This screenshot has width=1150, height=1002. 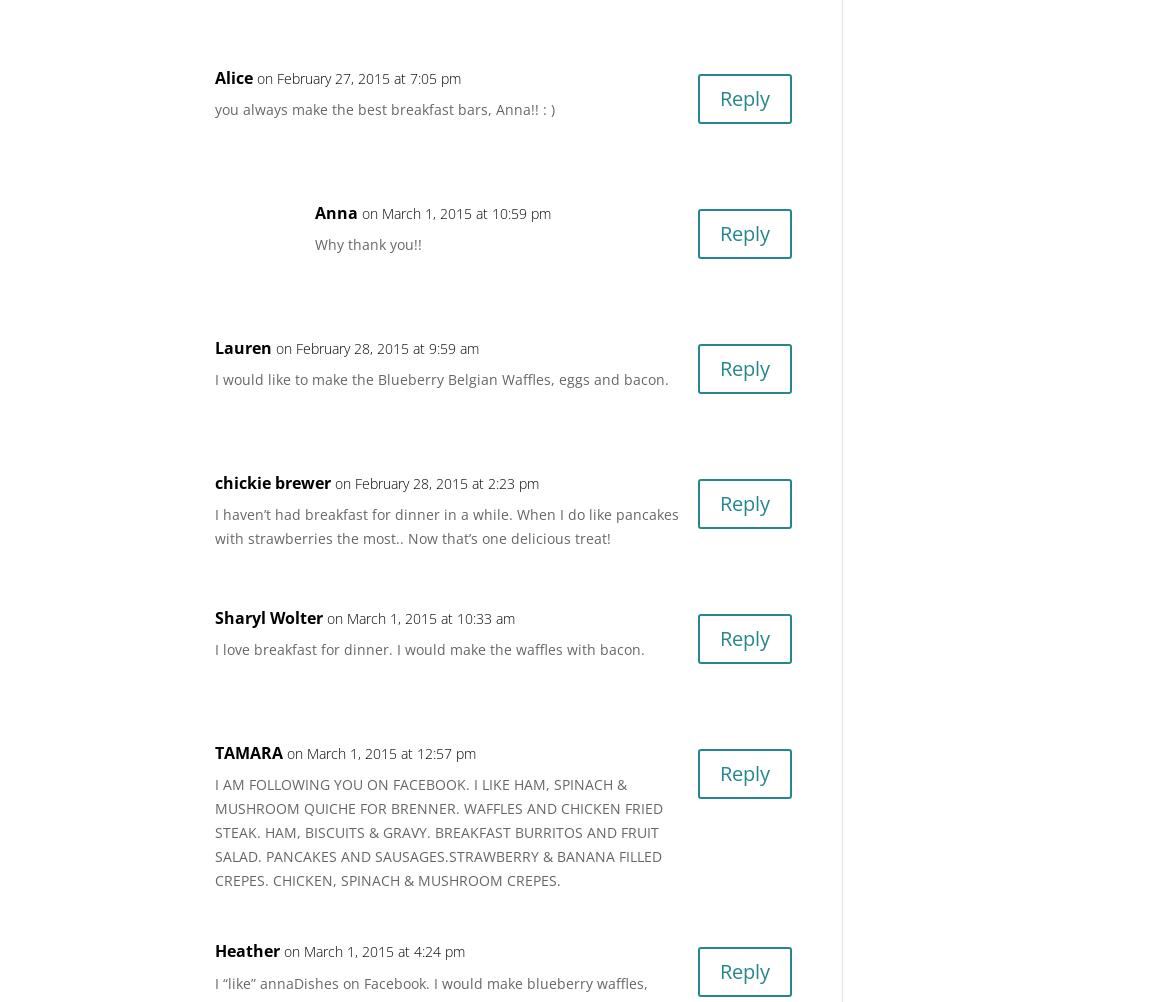 What do you see at coordinates (359, 77) in the screenshot?
I see `'on February 27, 2015 at 7:05 pm'` at bounding box center [359, 77].